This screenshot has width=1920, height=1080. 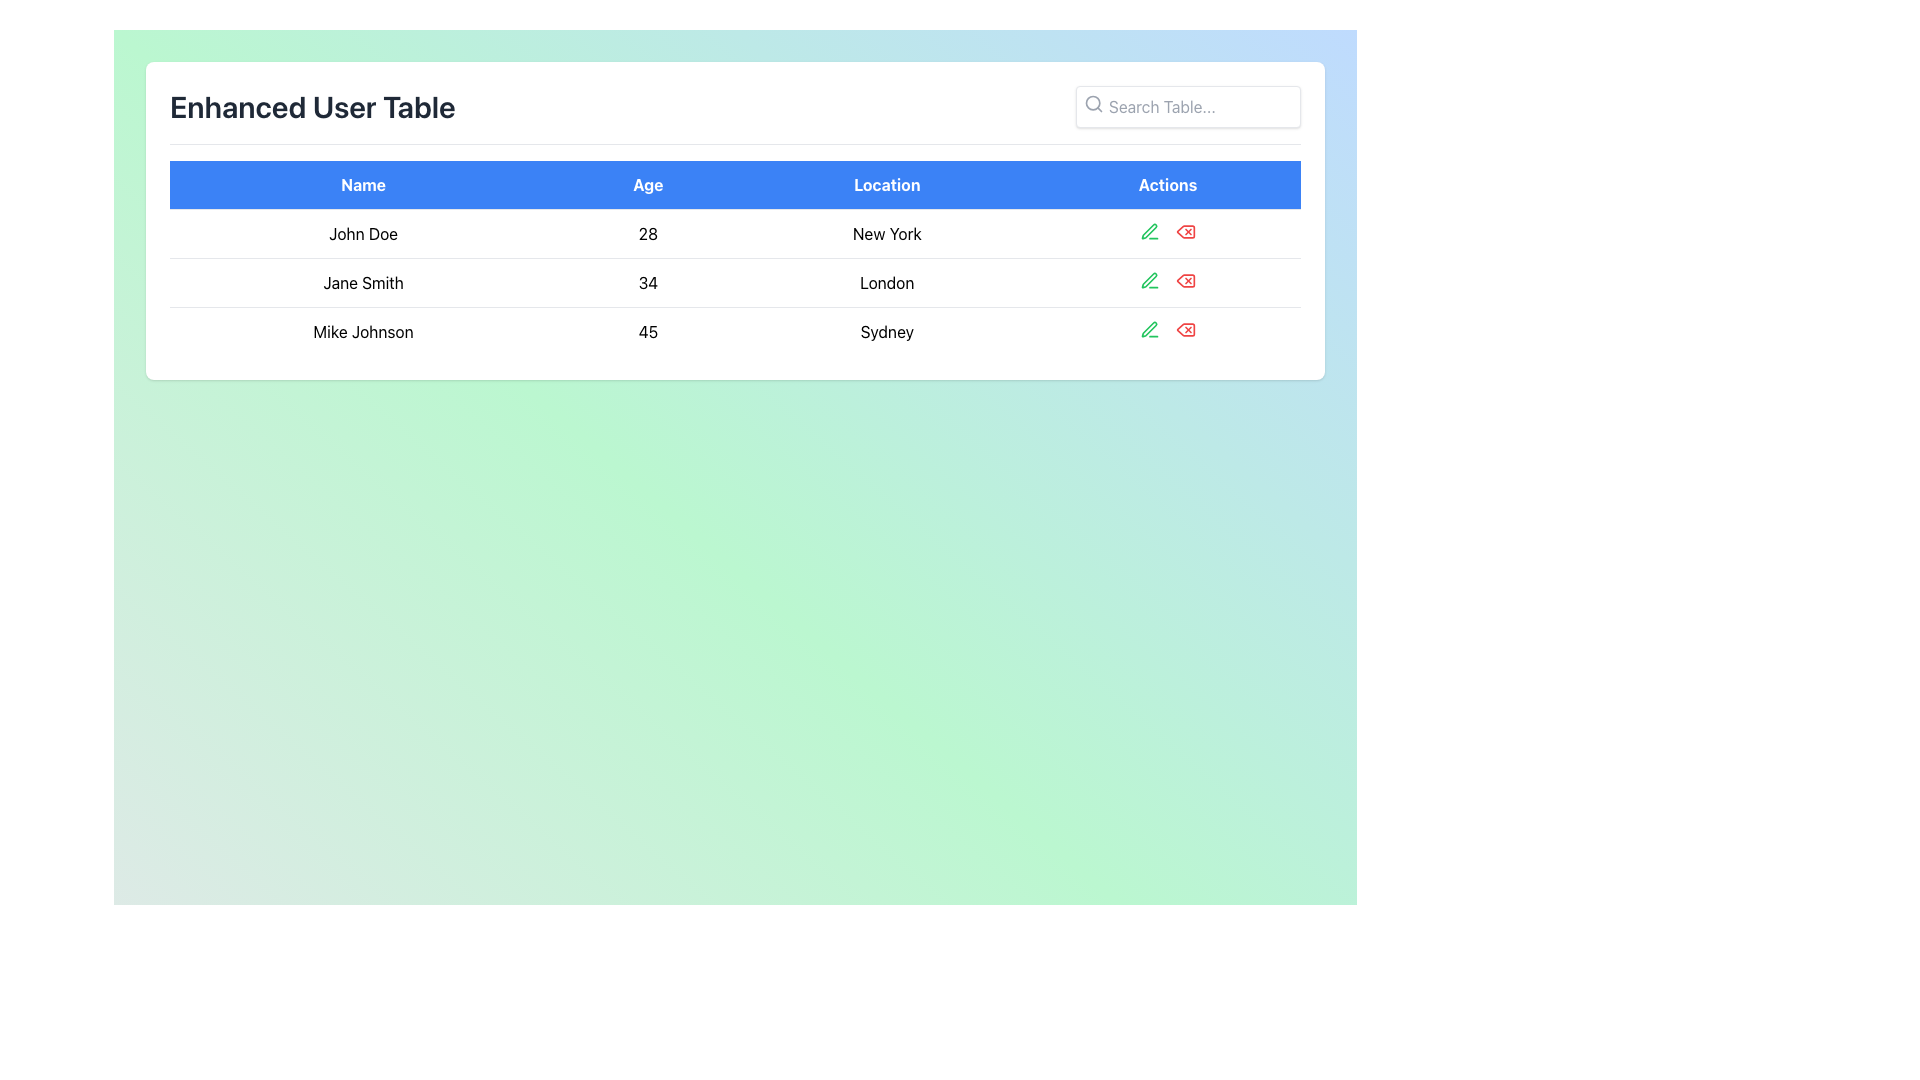 I want to click on the 'delete' icon in the 'Actions' column, located in the same row as 'London', so click(x=1185, y=281).